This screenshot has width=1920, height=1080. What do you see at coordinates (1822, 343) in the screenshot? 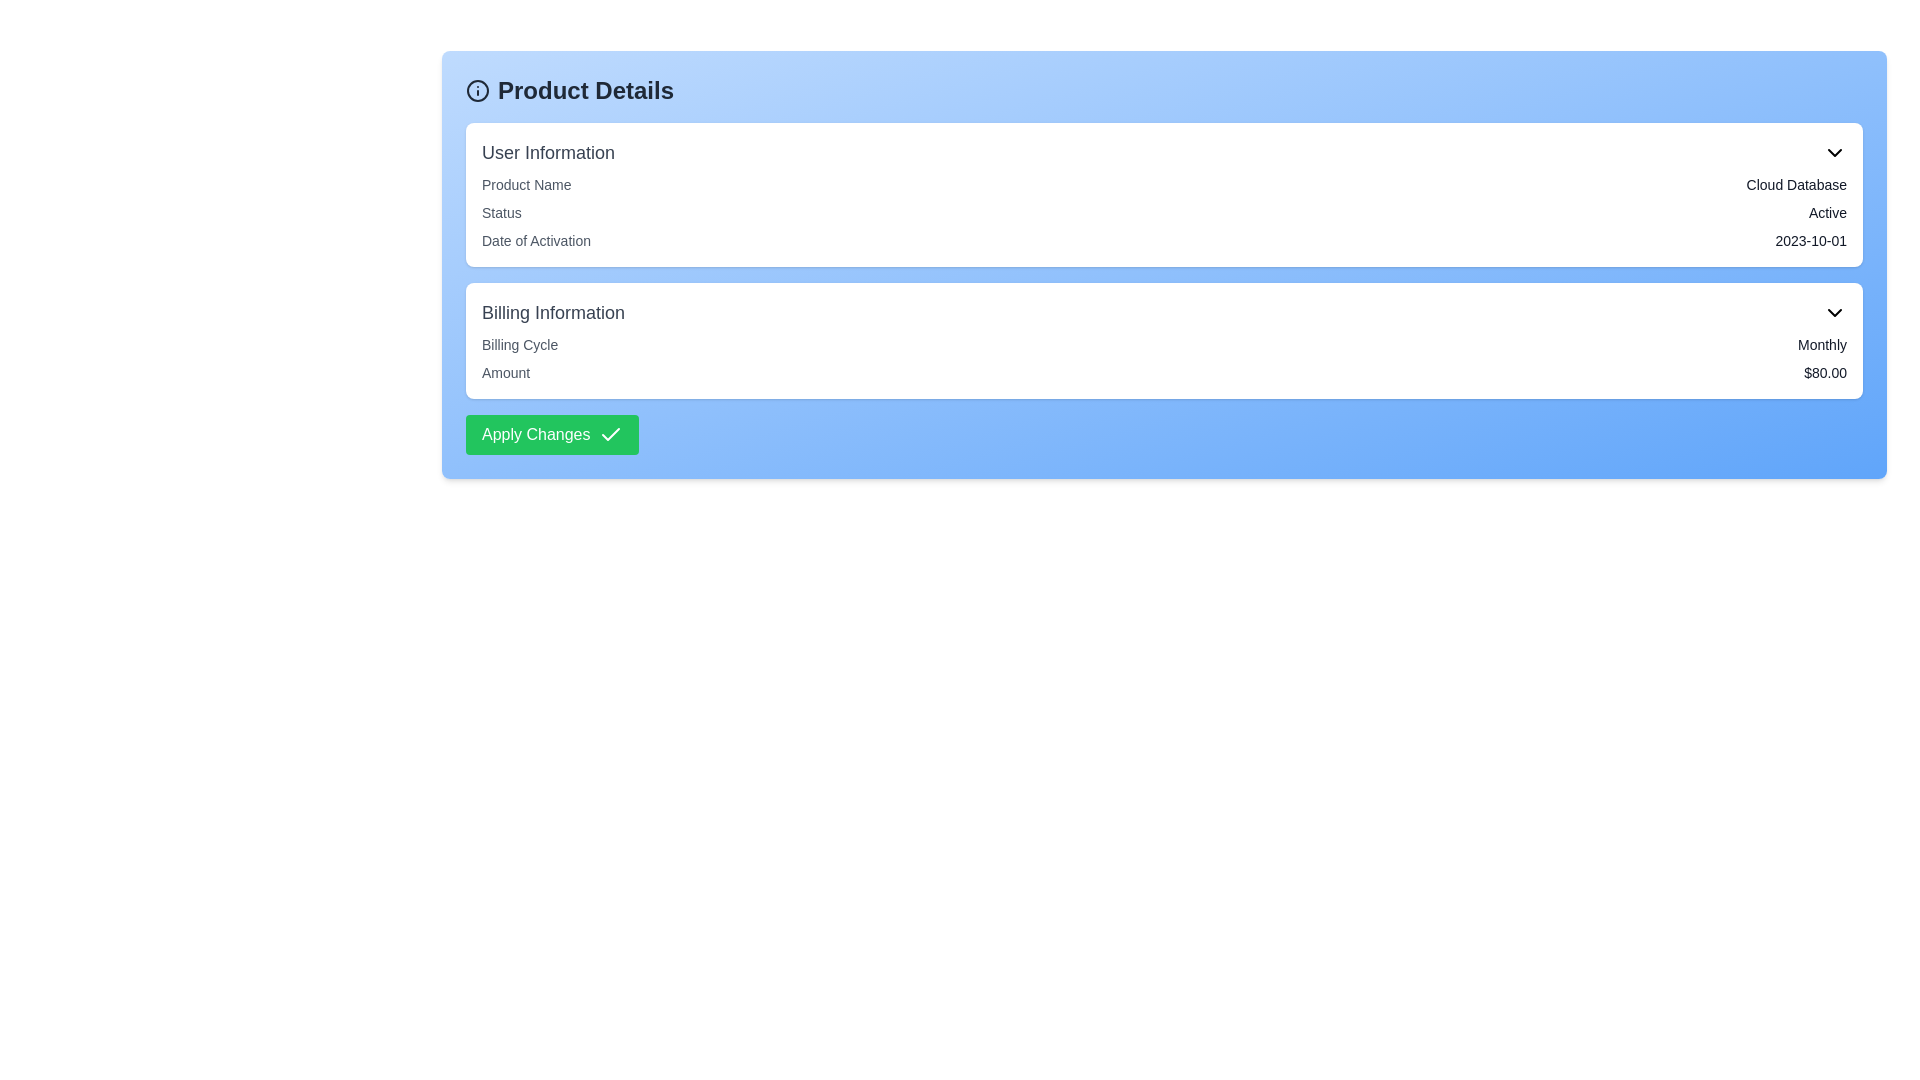
I see `the text display element that shows the current billing cycle selection, which is set as 'Monthly', located in the 'Billing Information' section to the right of the label 'Billing Cycle'` at bounding box center [1822, 343].